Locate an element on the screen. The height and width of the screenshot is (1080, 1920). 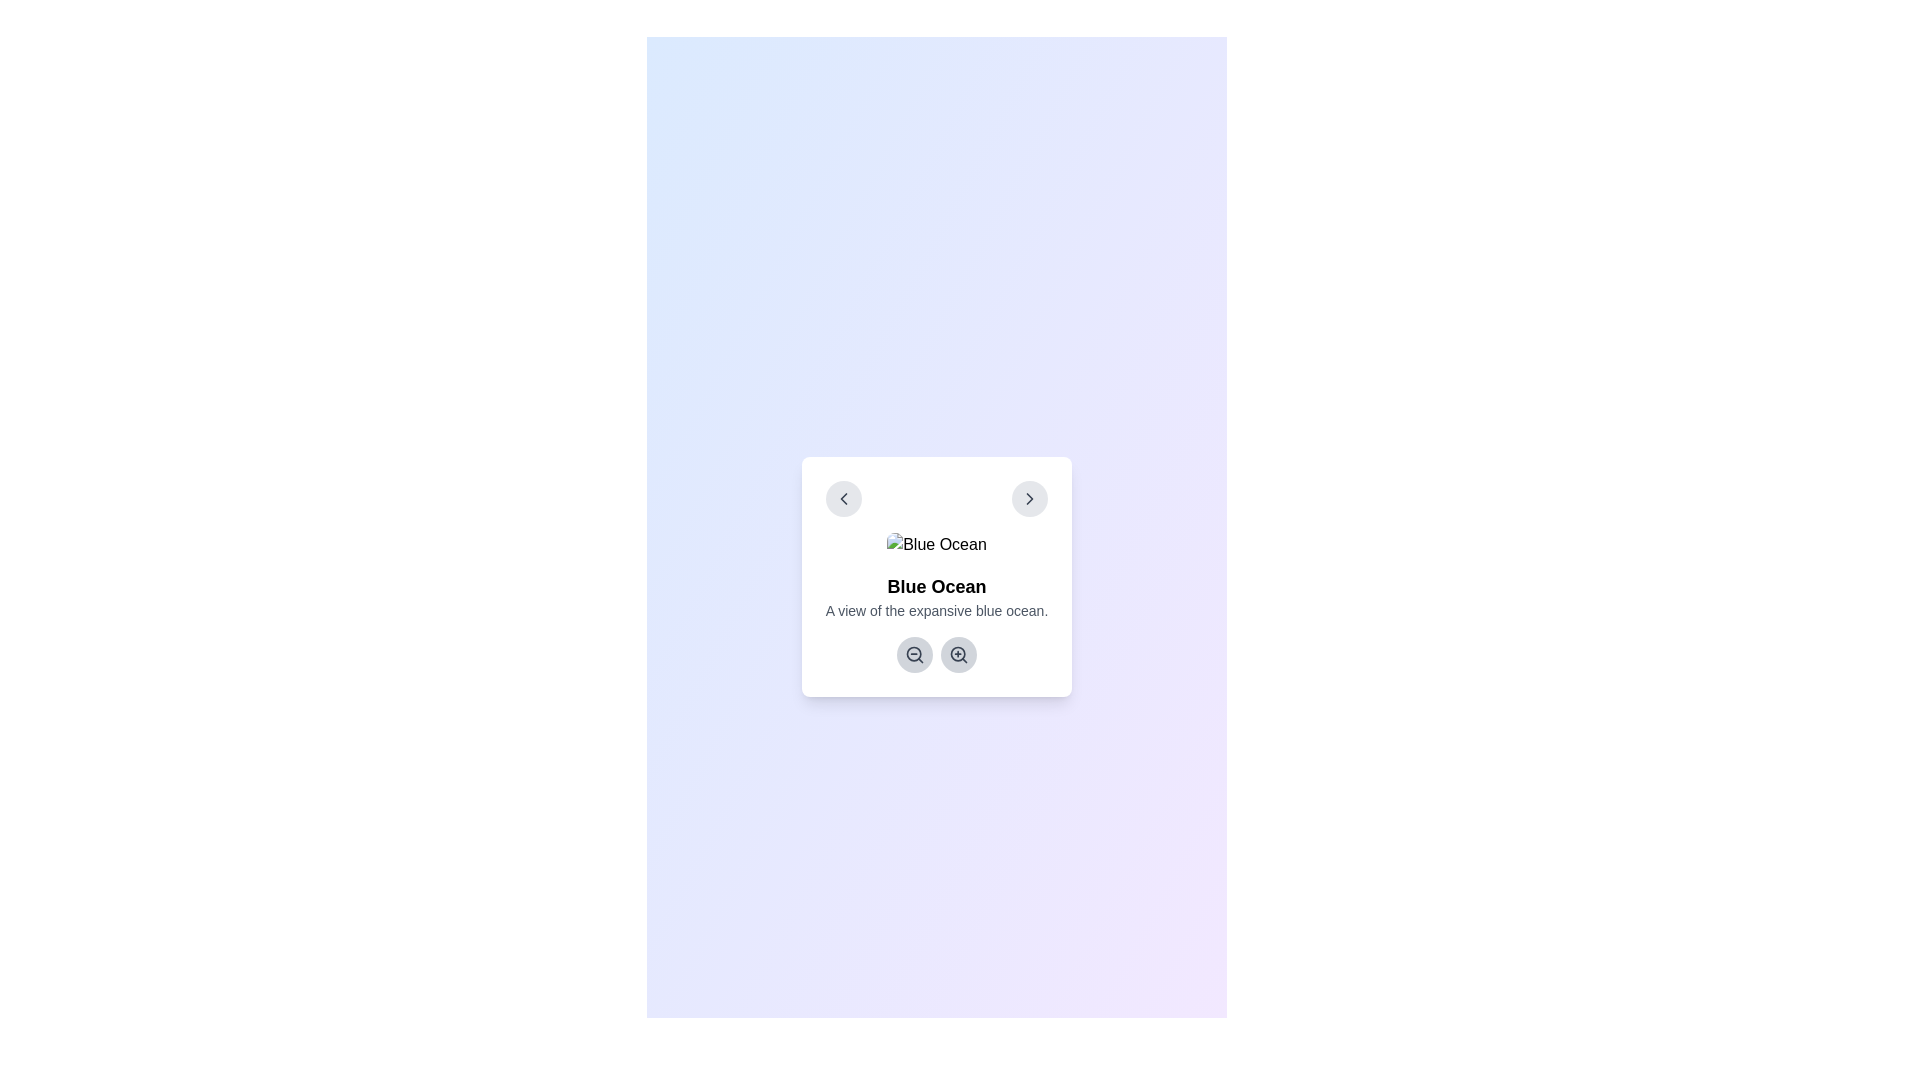
the static text element that reads 'Blue Ocean', which is prominently displayed in a bold, large font against a light background, centered in a card layout is located at coordinates (935, 585).